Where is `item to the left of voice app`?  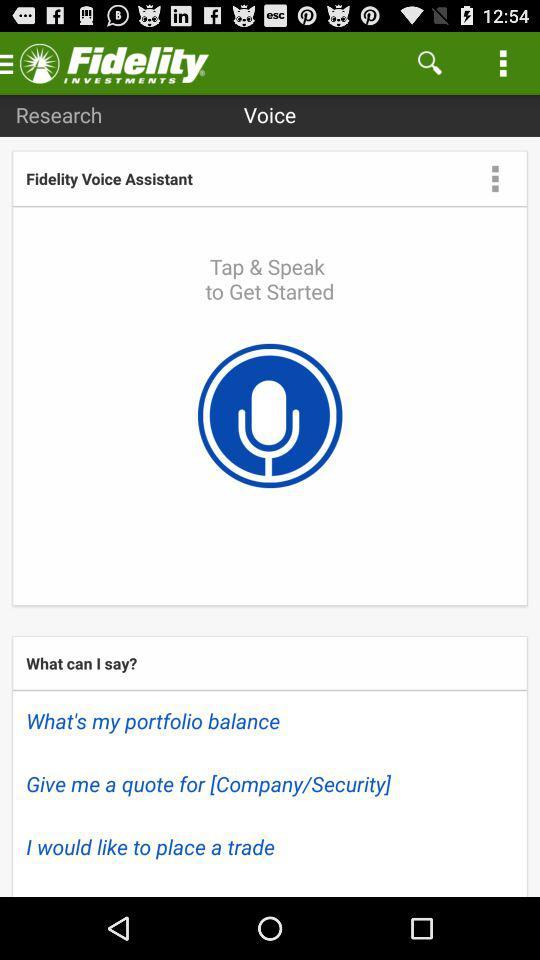
item to the left of voice app is located at coordinates (59, 114).